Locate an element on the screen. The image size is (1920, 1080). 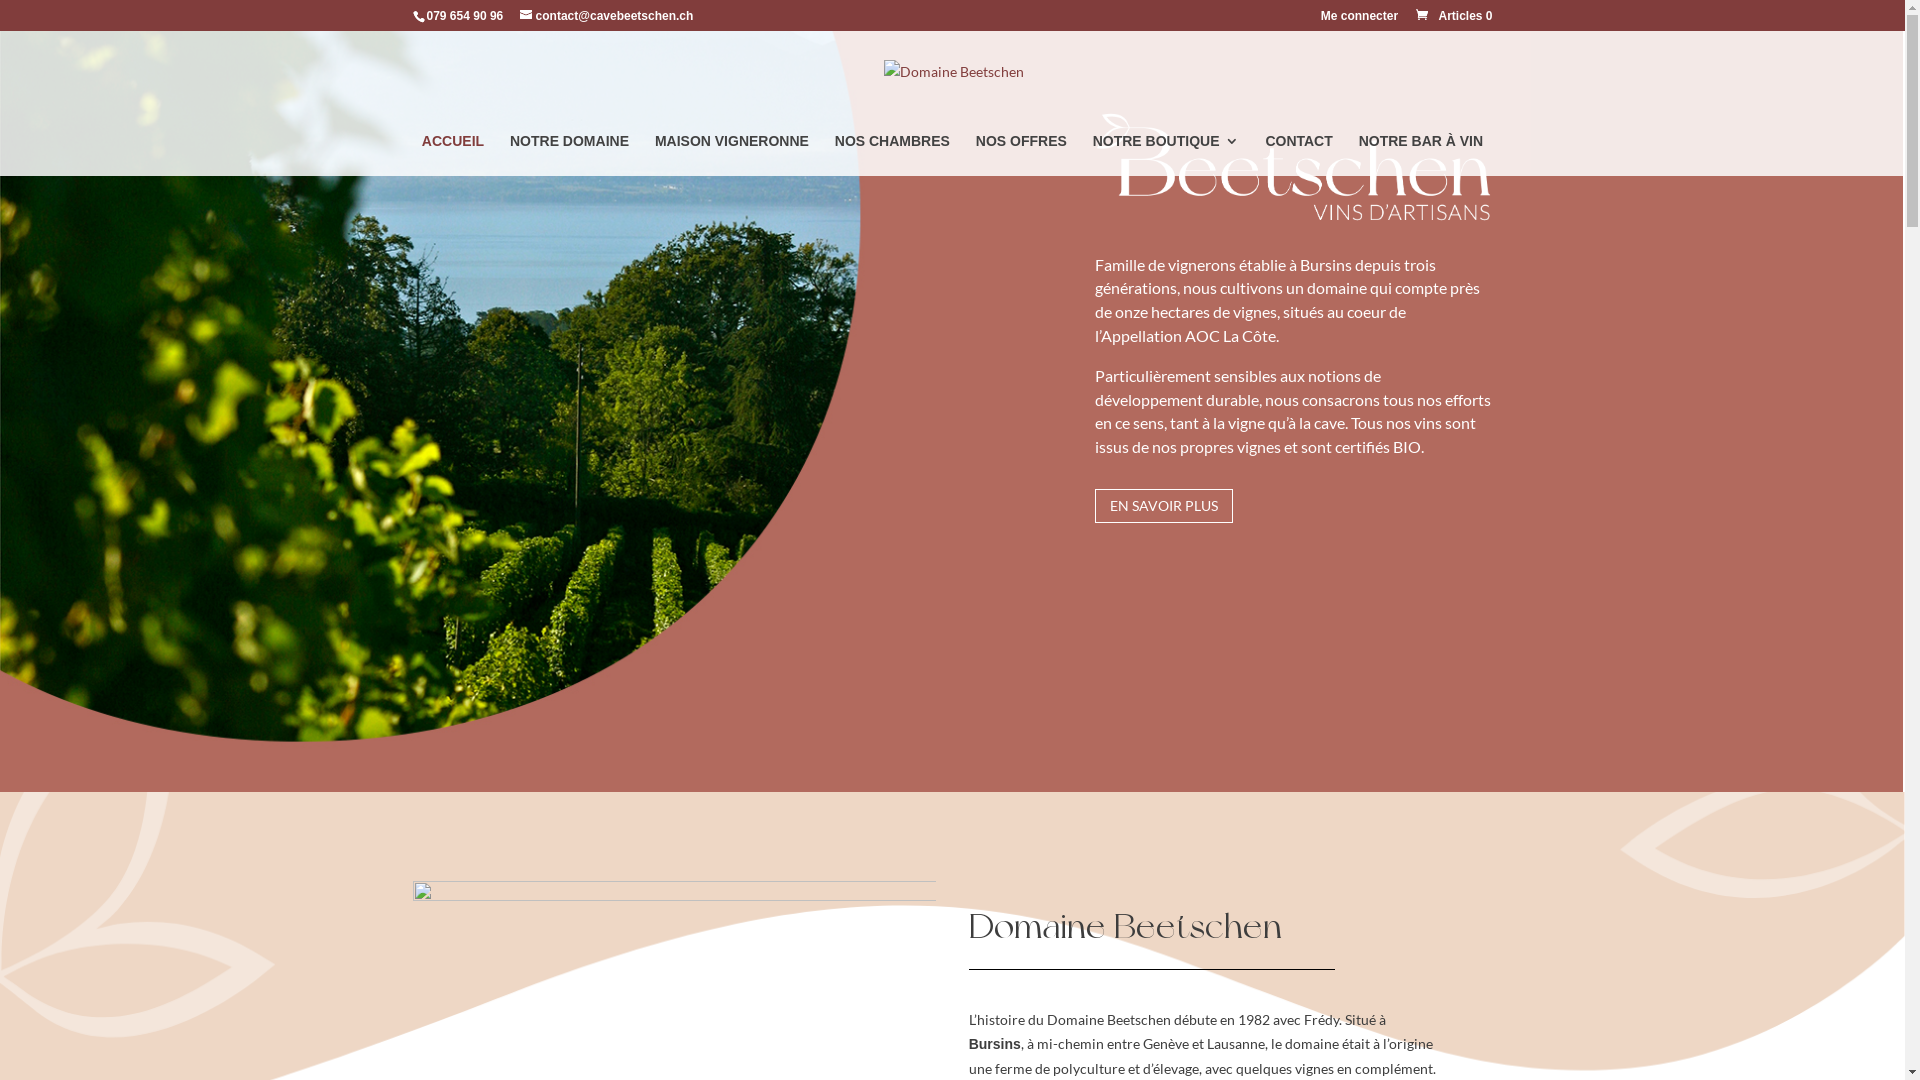
'MAISON VIGNERONNE' is located at coordinates (730, 153).